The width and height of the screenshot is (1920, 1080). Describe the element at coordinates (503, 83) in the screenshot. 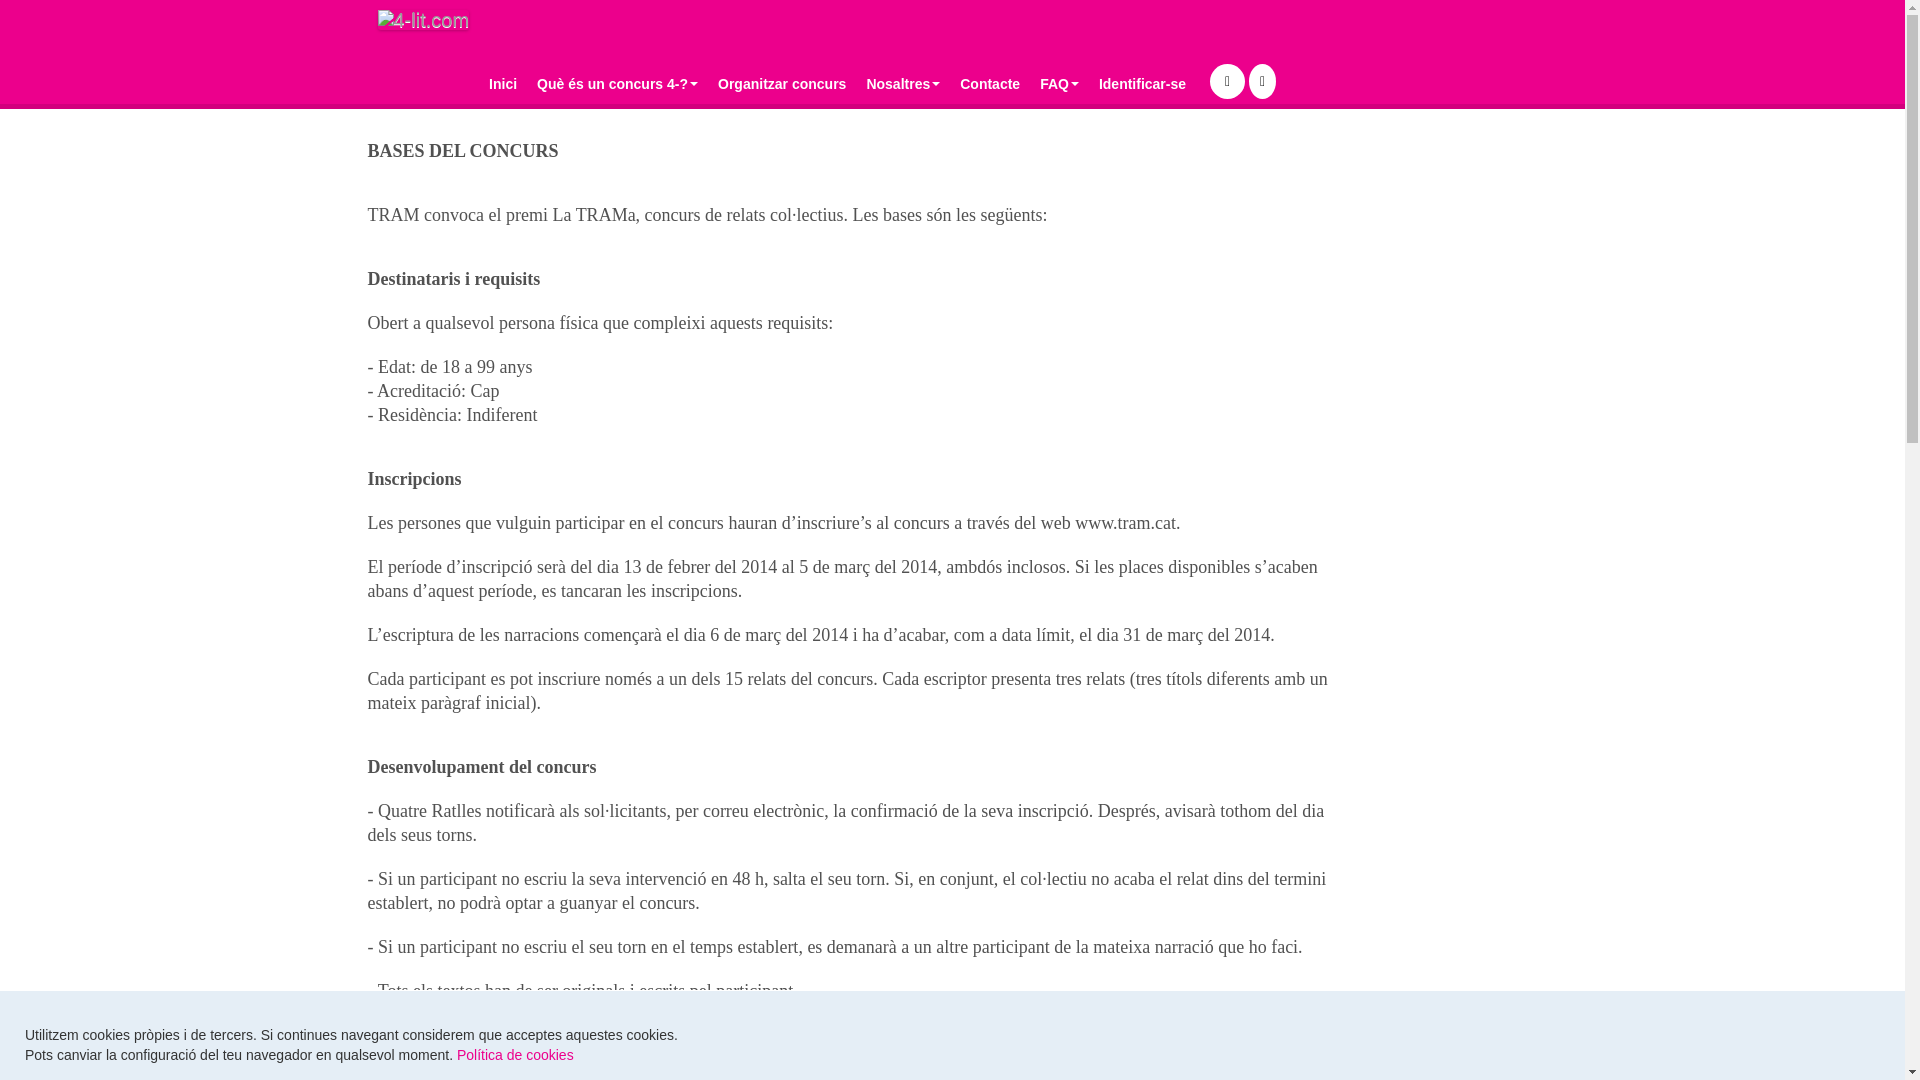

I see `'Inici'` at that location.